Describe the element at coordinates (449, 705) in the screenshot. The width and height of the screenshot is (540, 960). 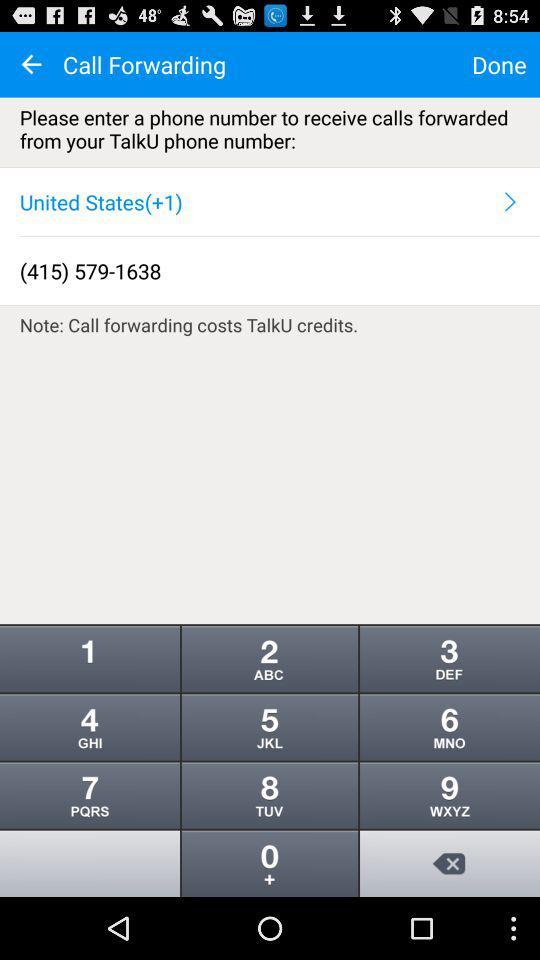
I see `the more icon` at that location.